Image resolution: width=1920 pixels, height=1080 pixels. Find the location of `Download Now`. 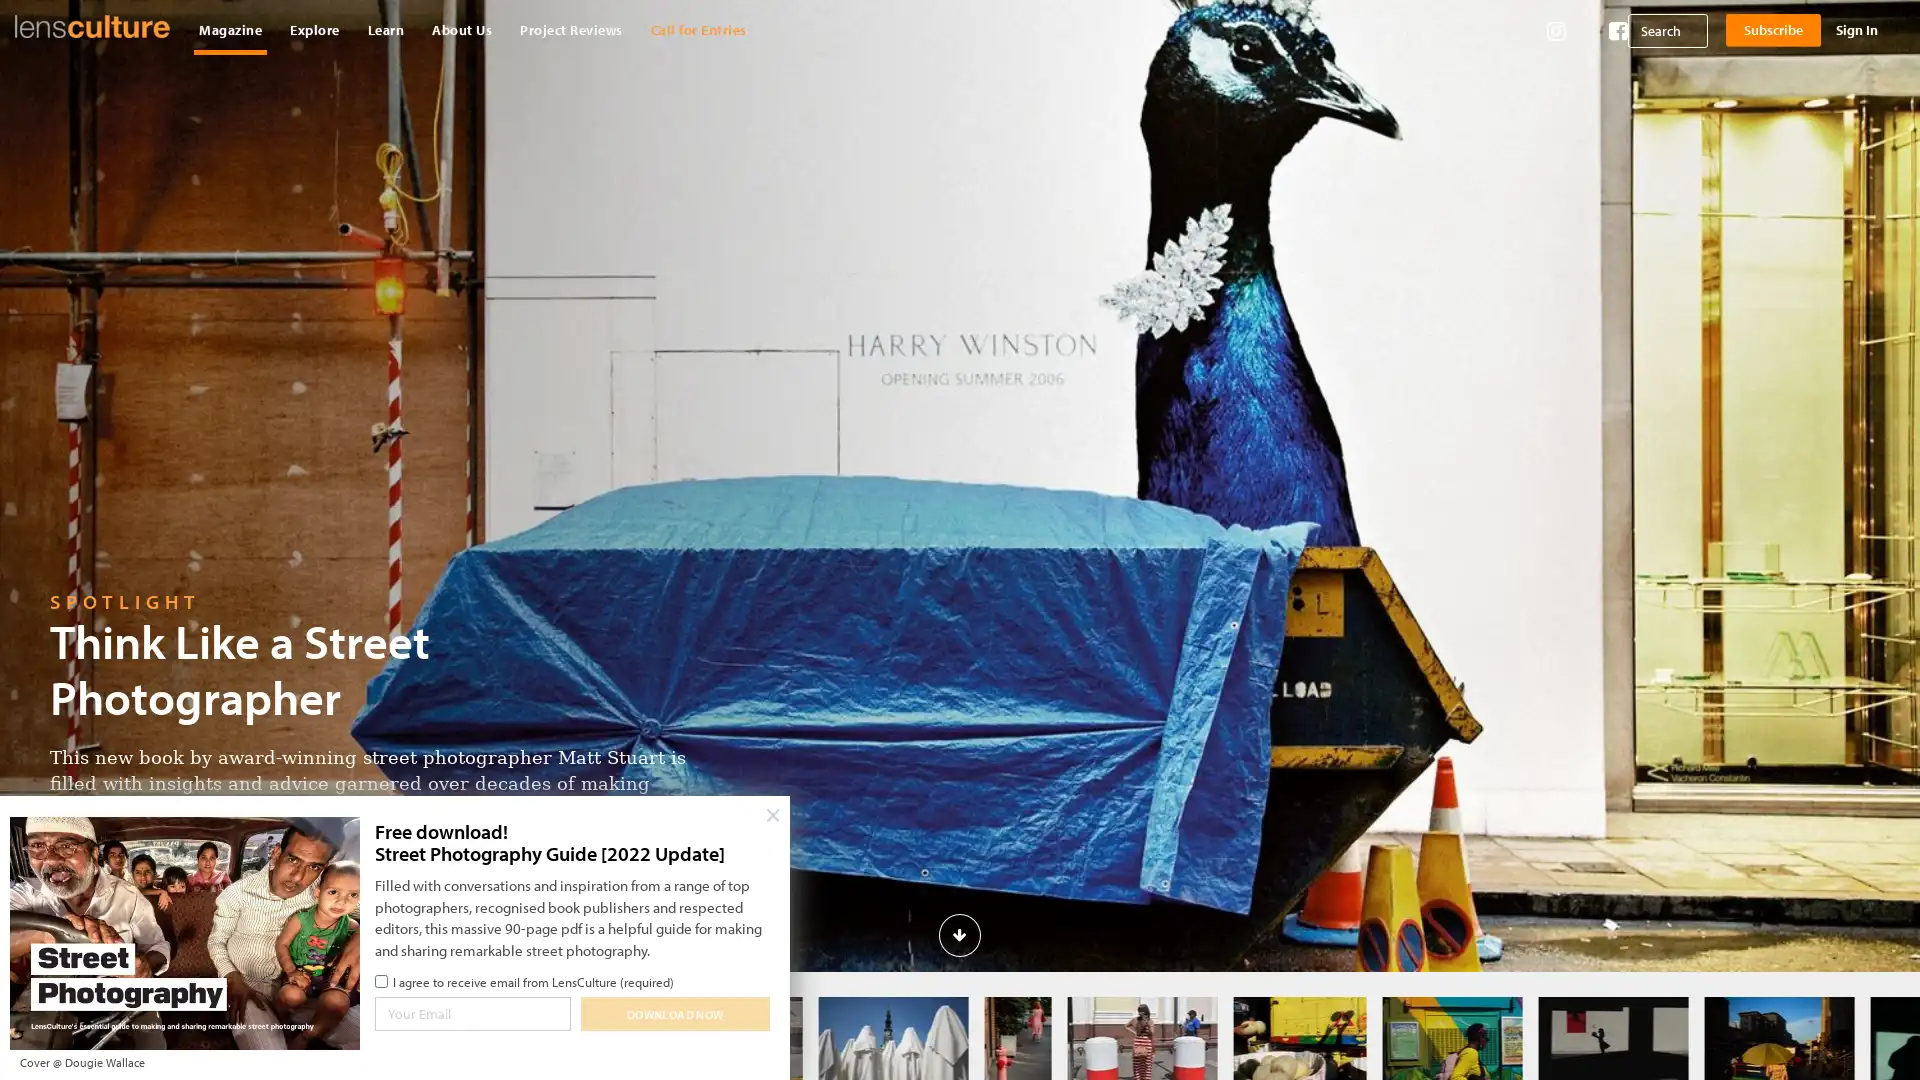

Download Now is located at coordinates (675, 1014).